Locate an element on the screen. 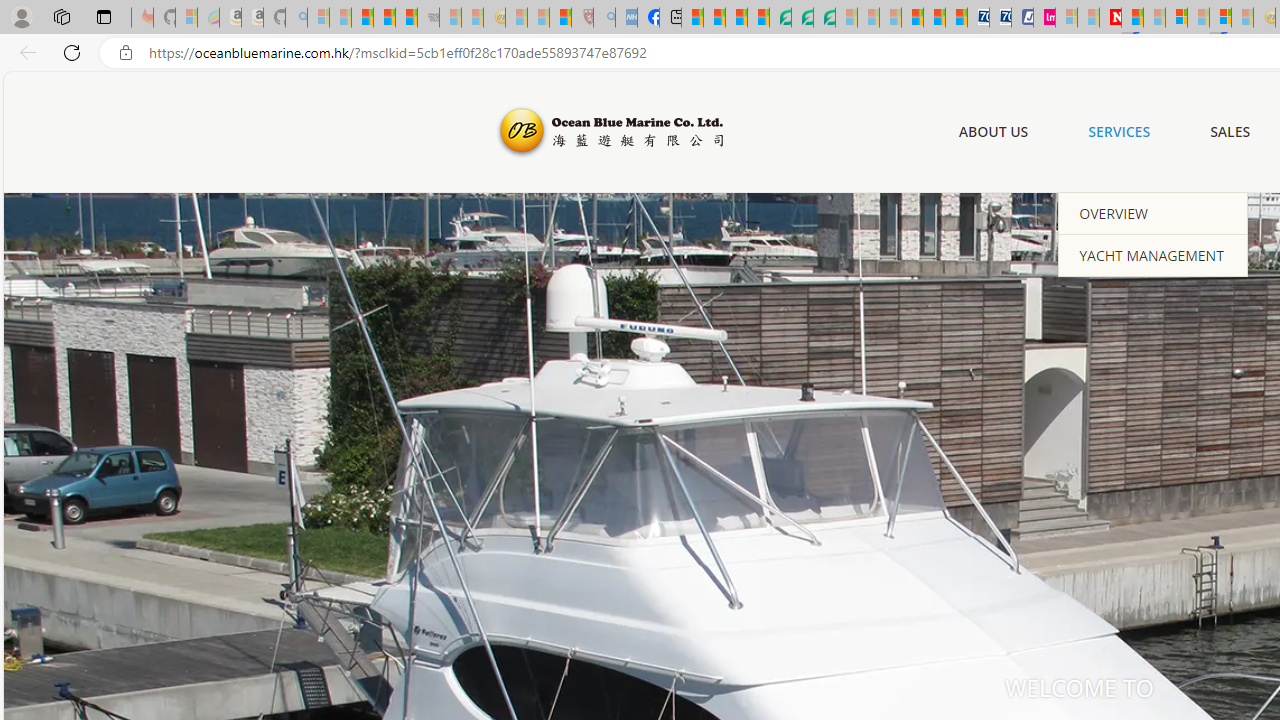 The image size is (1280, 720). 'ABOUT US' is located at coordinates (993, 132).